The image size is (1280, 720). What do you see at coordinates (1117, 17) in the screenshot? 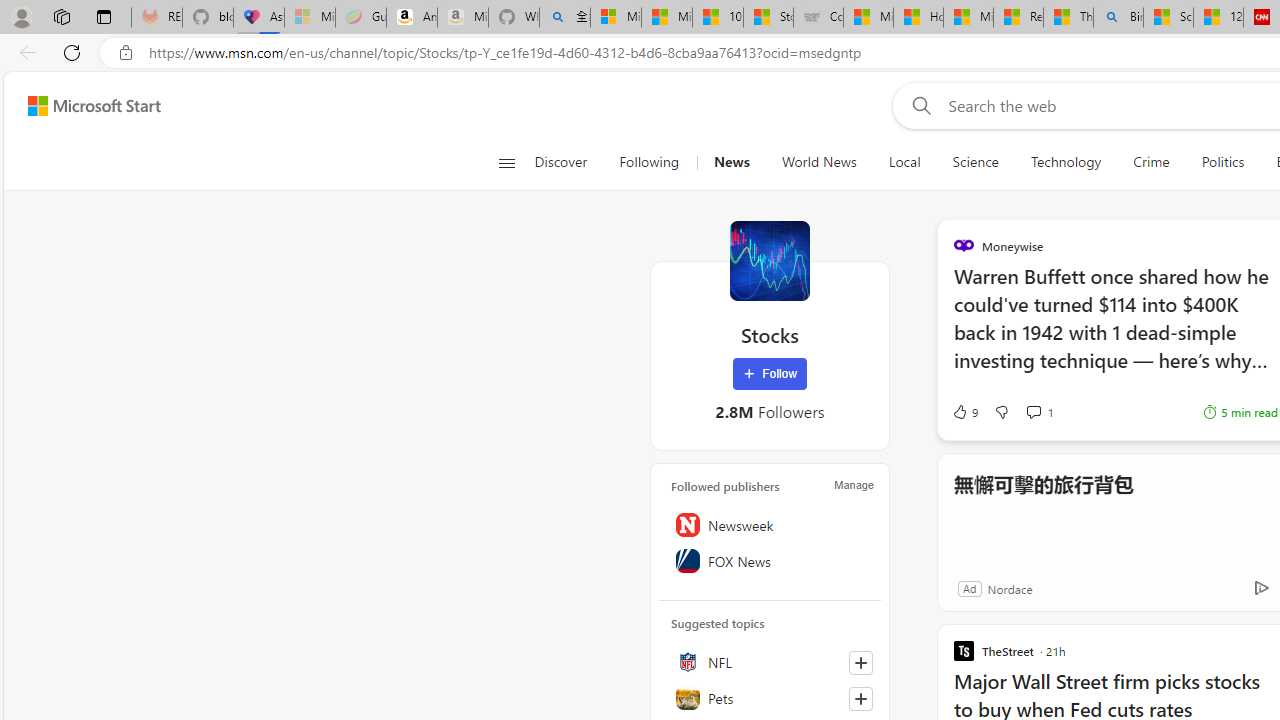
I see `'Bing'` at bounding box center [1117, 17].